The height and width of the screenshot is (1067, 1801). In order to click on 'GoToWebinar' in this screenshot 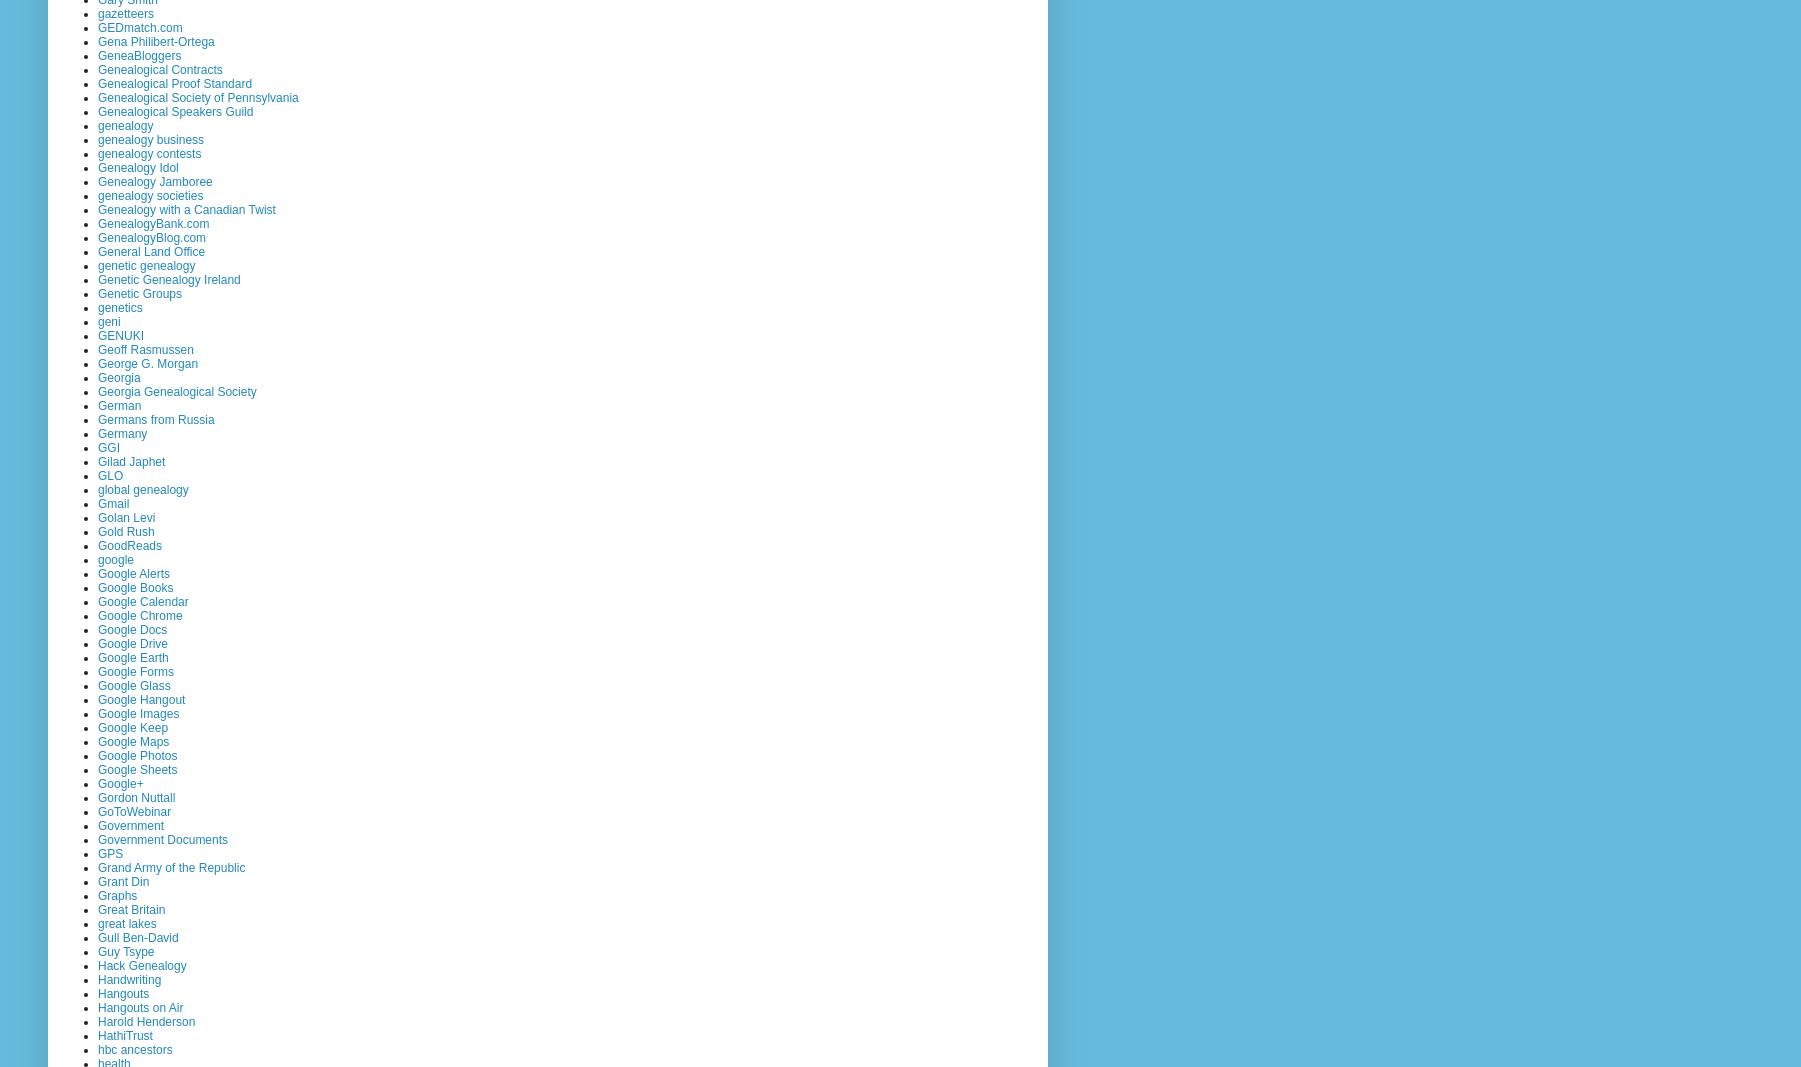, I will do `click(134, 810)`.